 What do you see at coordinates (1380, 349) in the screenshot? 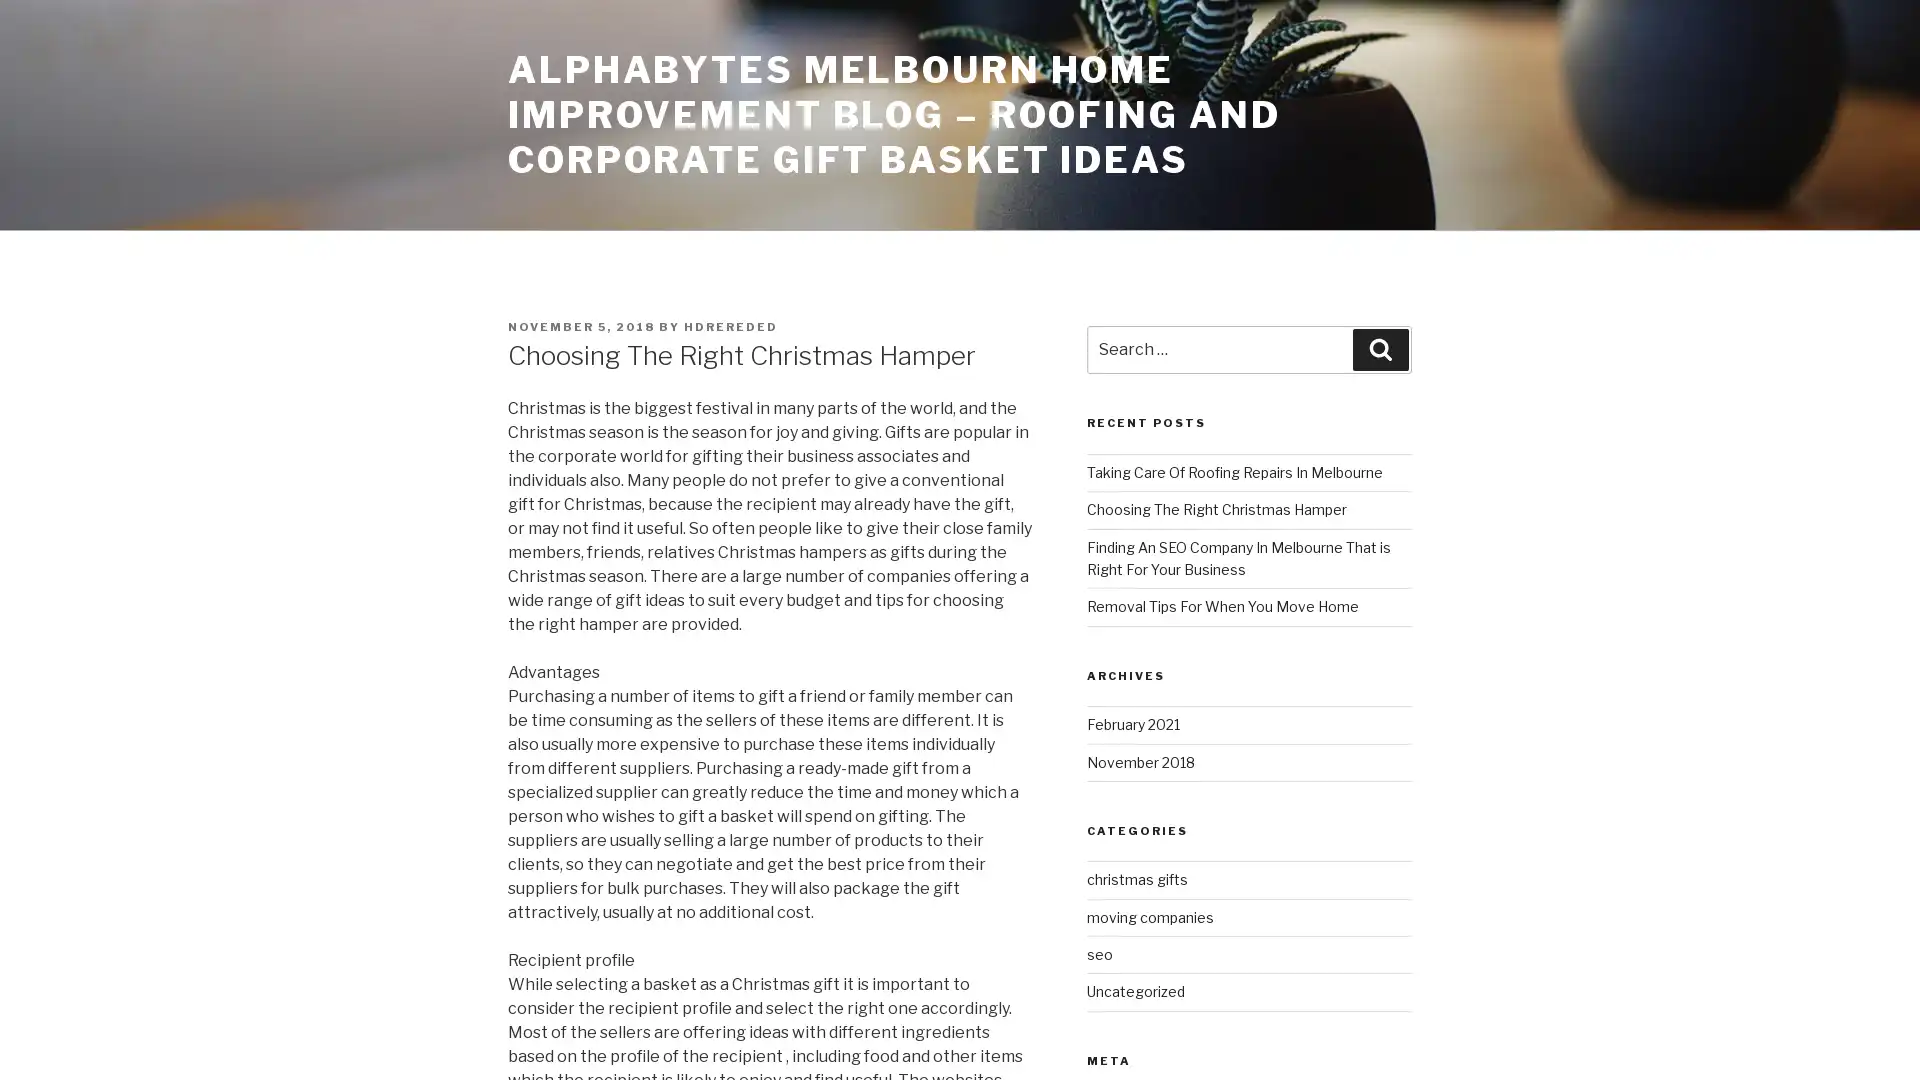
I see `Search` at bounding box center [1380, 349].